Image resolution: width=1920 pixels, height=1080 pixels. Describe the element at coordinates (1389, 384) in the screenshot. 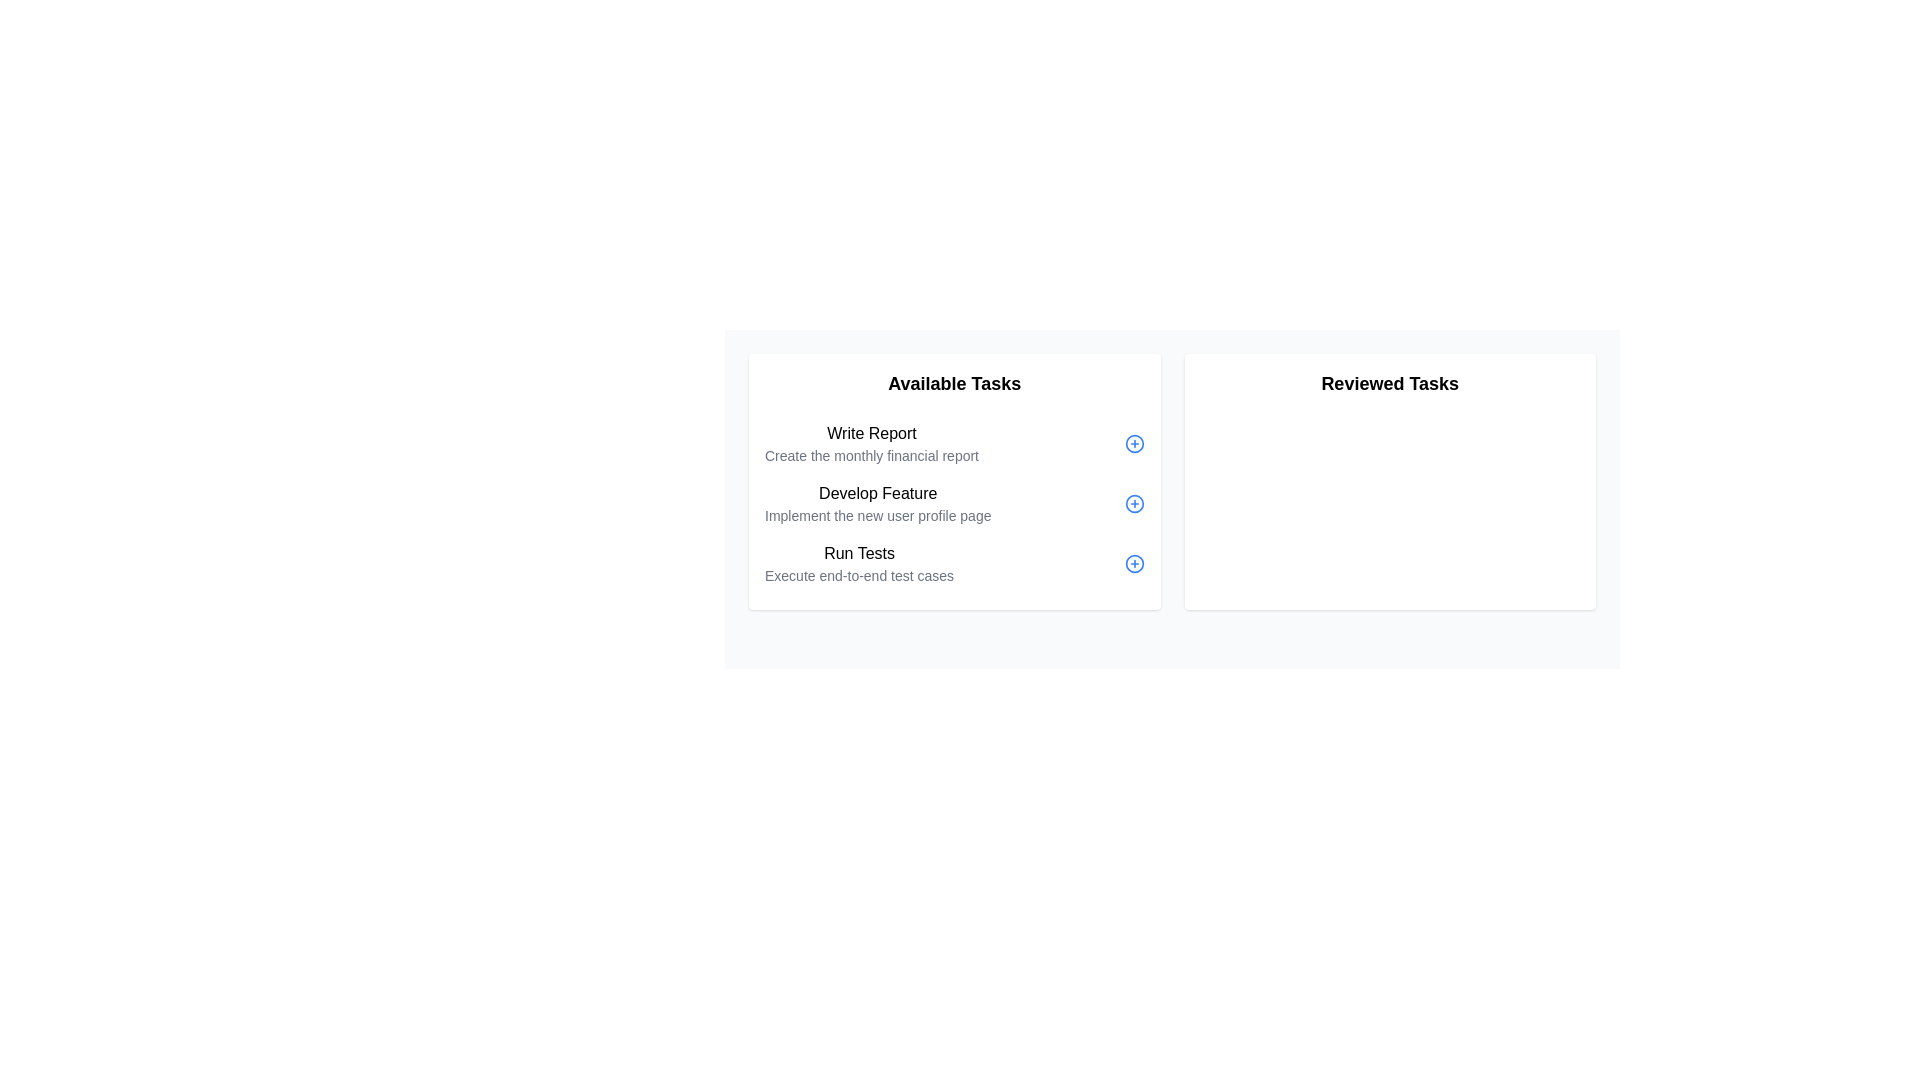

I see `the static text header located at the top of the right-hand section of the interface, which serves as a title for the associated content below it` at that location.